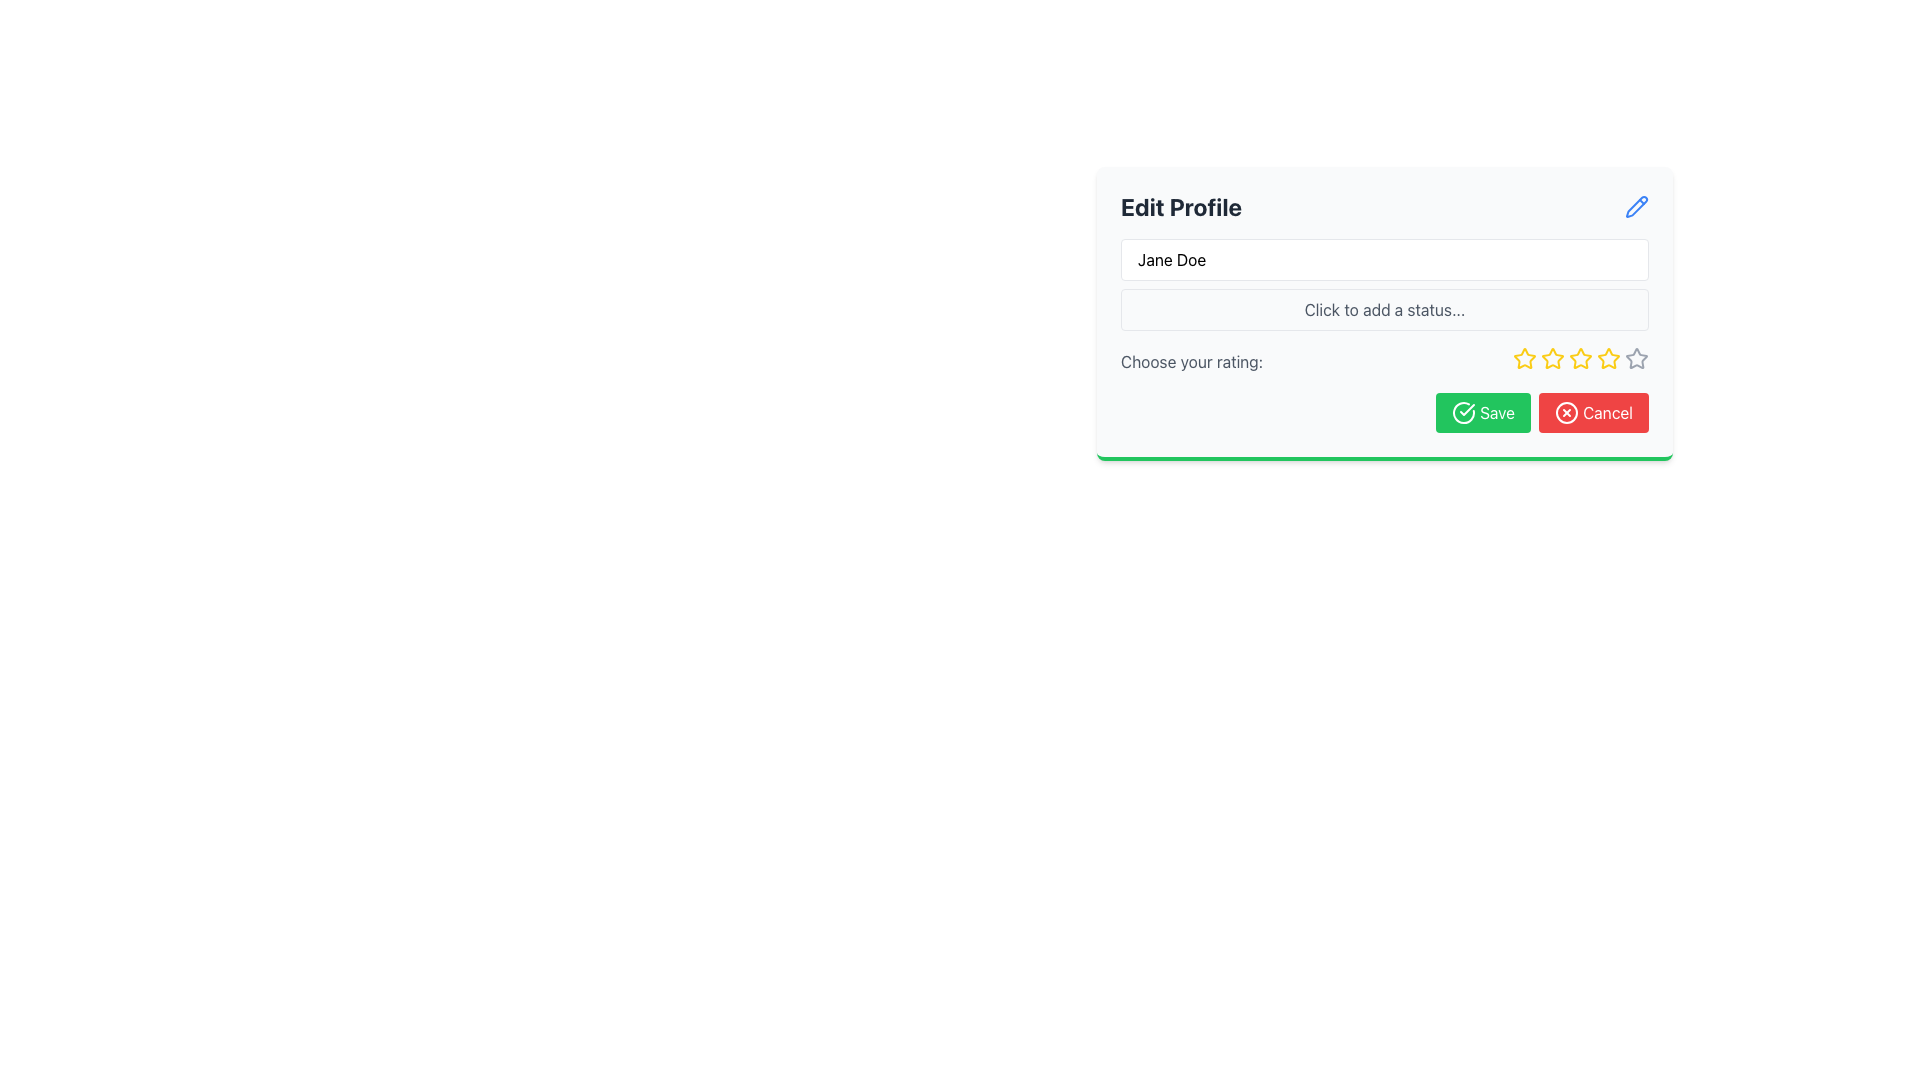 Image resolution: width=1920 pixels, height=1080 pixels. I want to click on the fifth star rating icon, which is part of a horizontal row of rating icons positioned below the text input field labeled 'Choose your rating:' and above the 'Save' and 'Cancel' buttons, to indicate a possible selection, so click(1608, 357).